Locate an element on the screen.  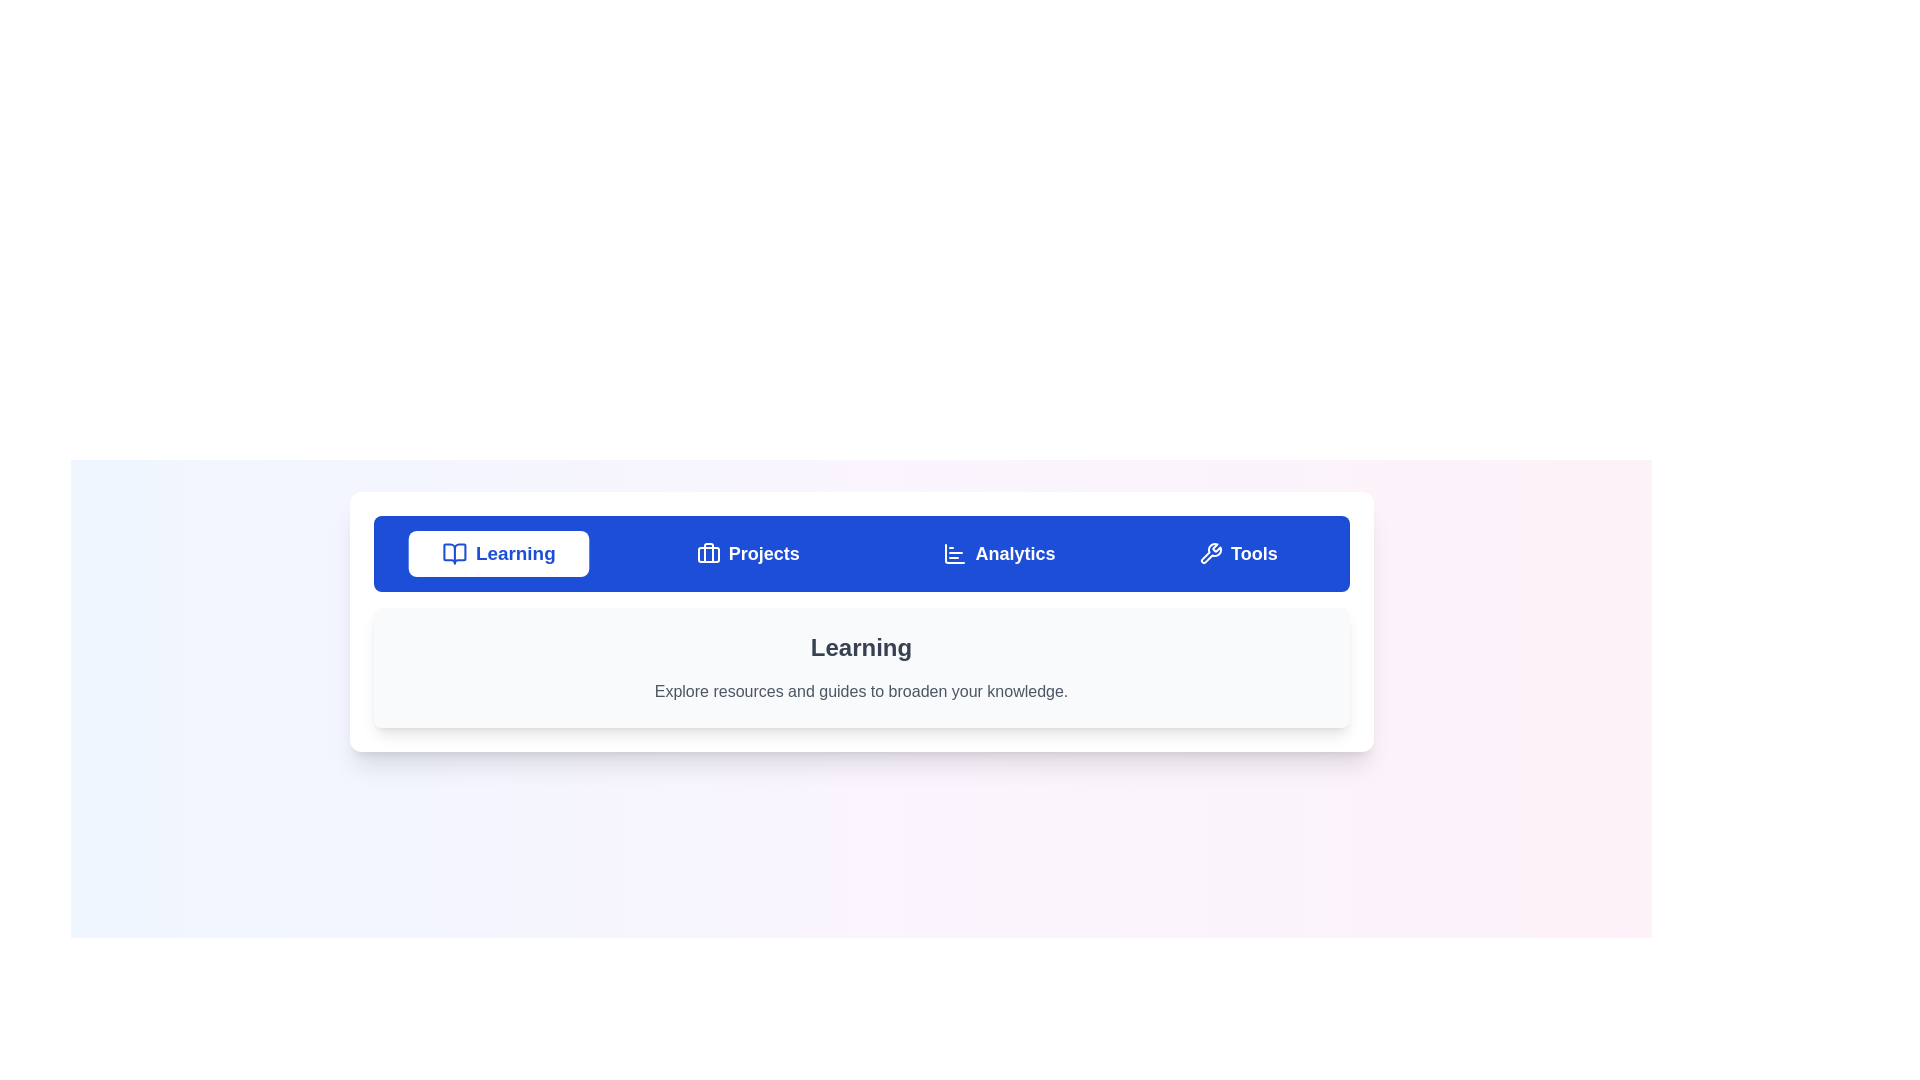
the tools icon located on the far-right side of the navigation bar is located at coordinates (1210, 553).